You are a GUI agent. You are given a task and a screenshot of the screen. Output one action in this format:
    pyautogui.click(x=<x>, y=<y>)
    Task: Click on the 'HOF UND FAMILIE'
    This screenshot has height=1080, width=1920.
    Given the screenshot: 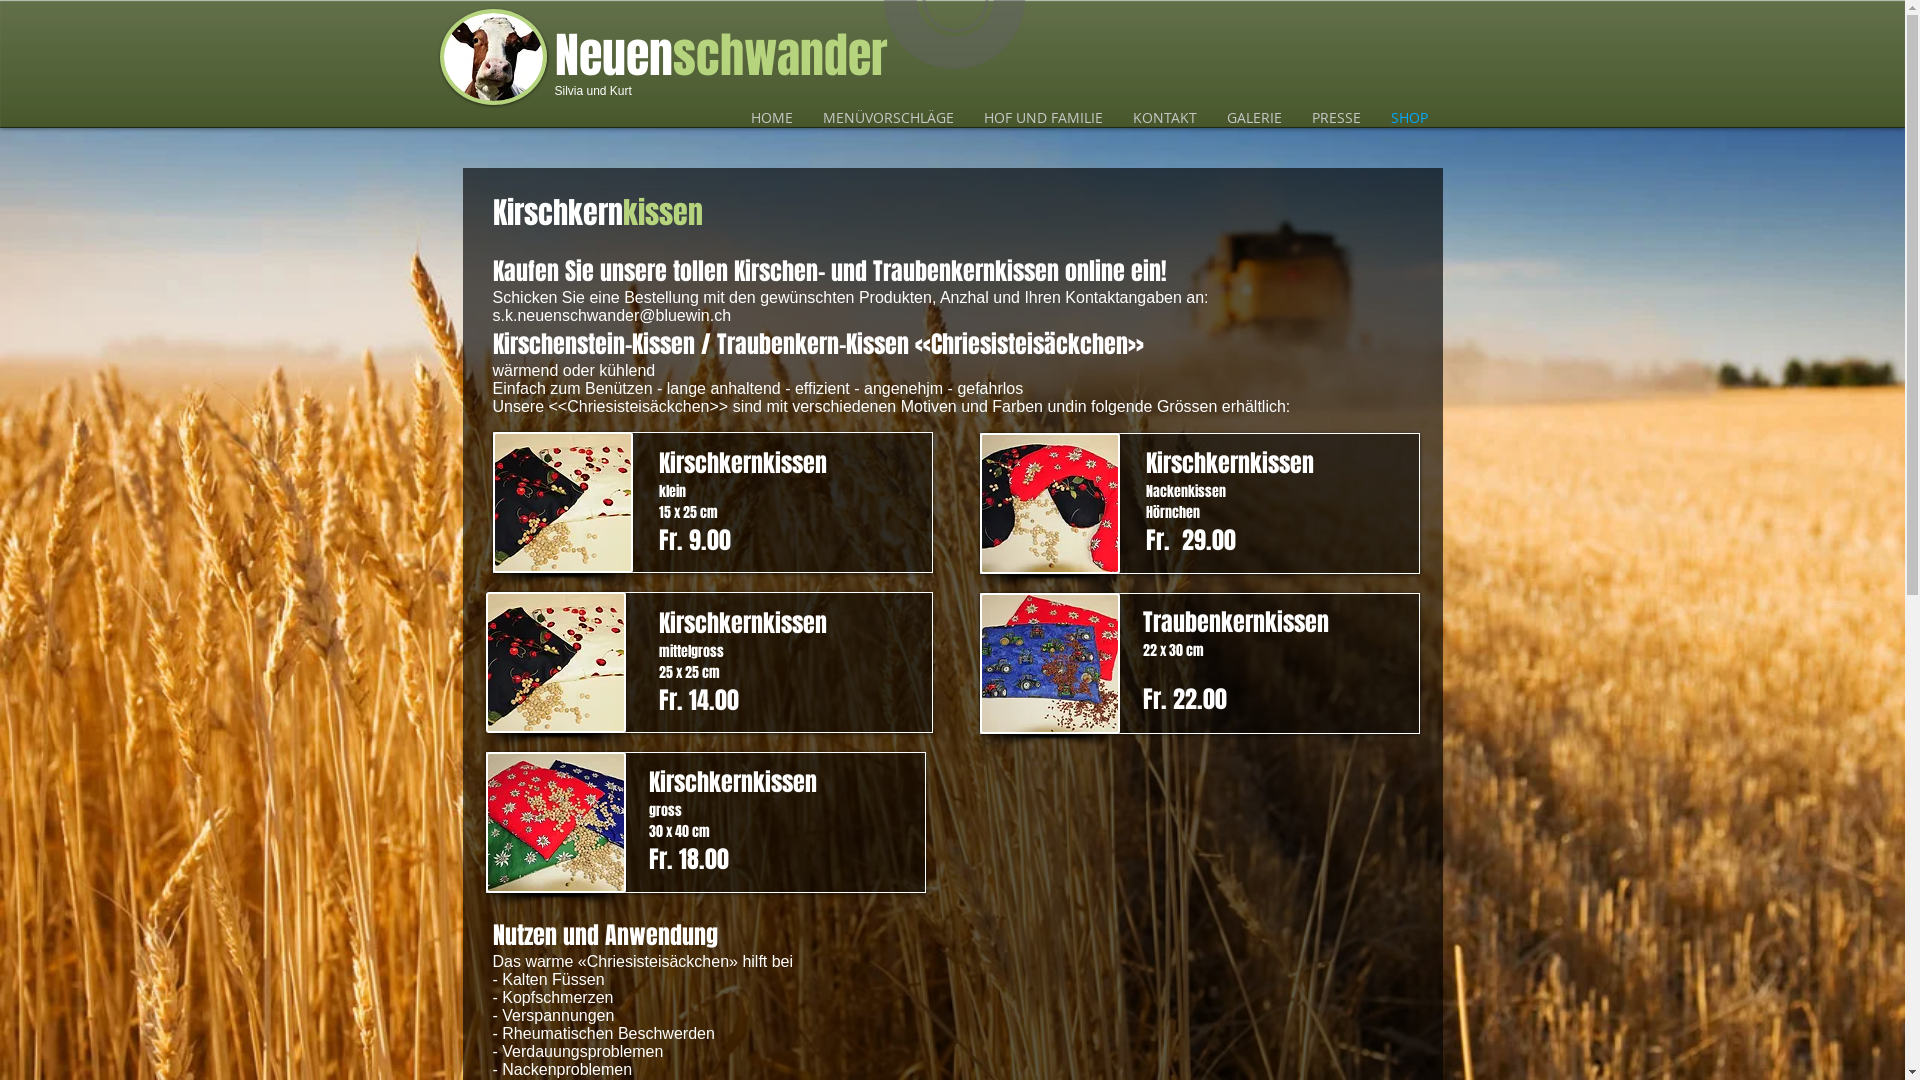 What is the action you would take?
    pyautogui.click(x=1041, y=118)
    